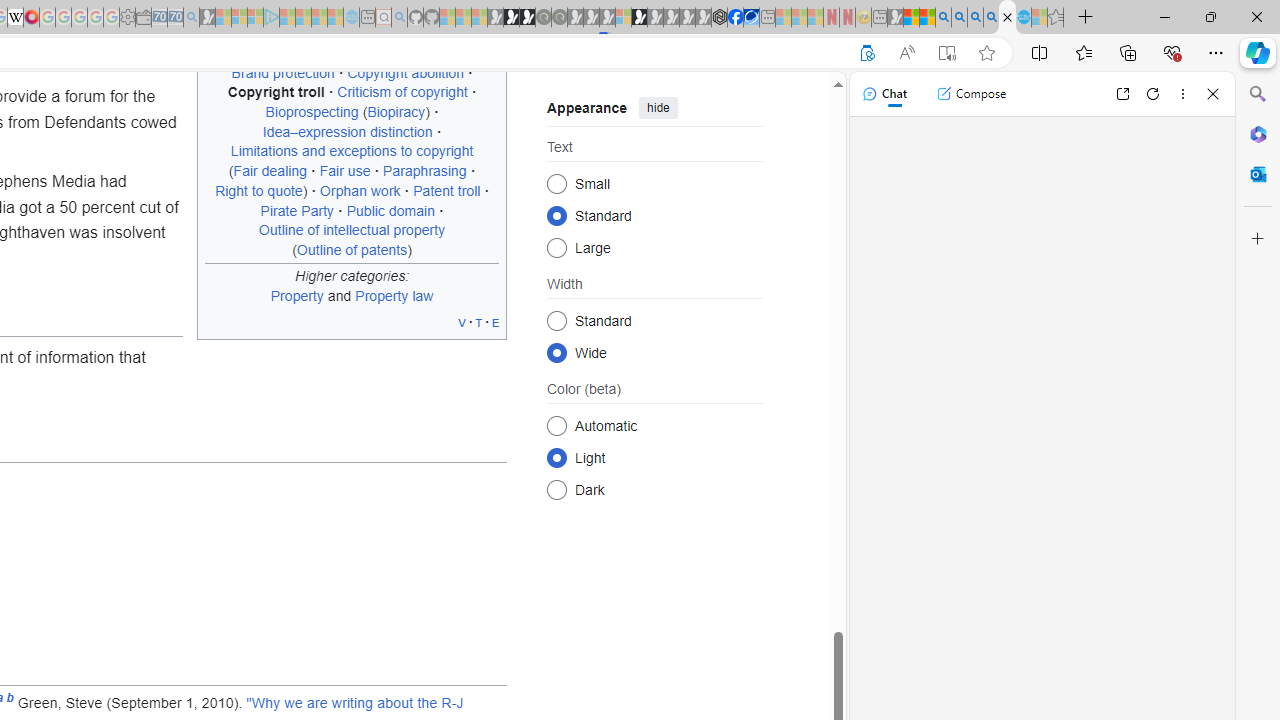 The image size is (1280, 720). Describe the element at coordinates (986, 52) in the screenshot. I see `'Add this page to favorites (Ctrl+D)'` at that location.